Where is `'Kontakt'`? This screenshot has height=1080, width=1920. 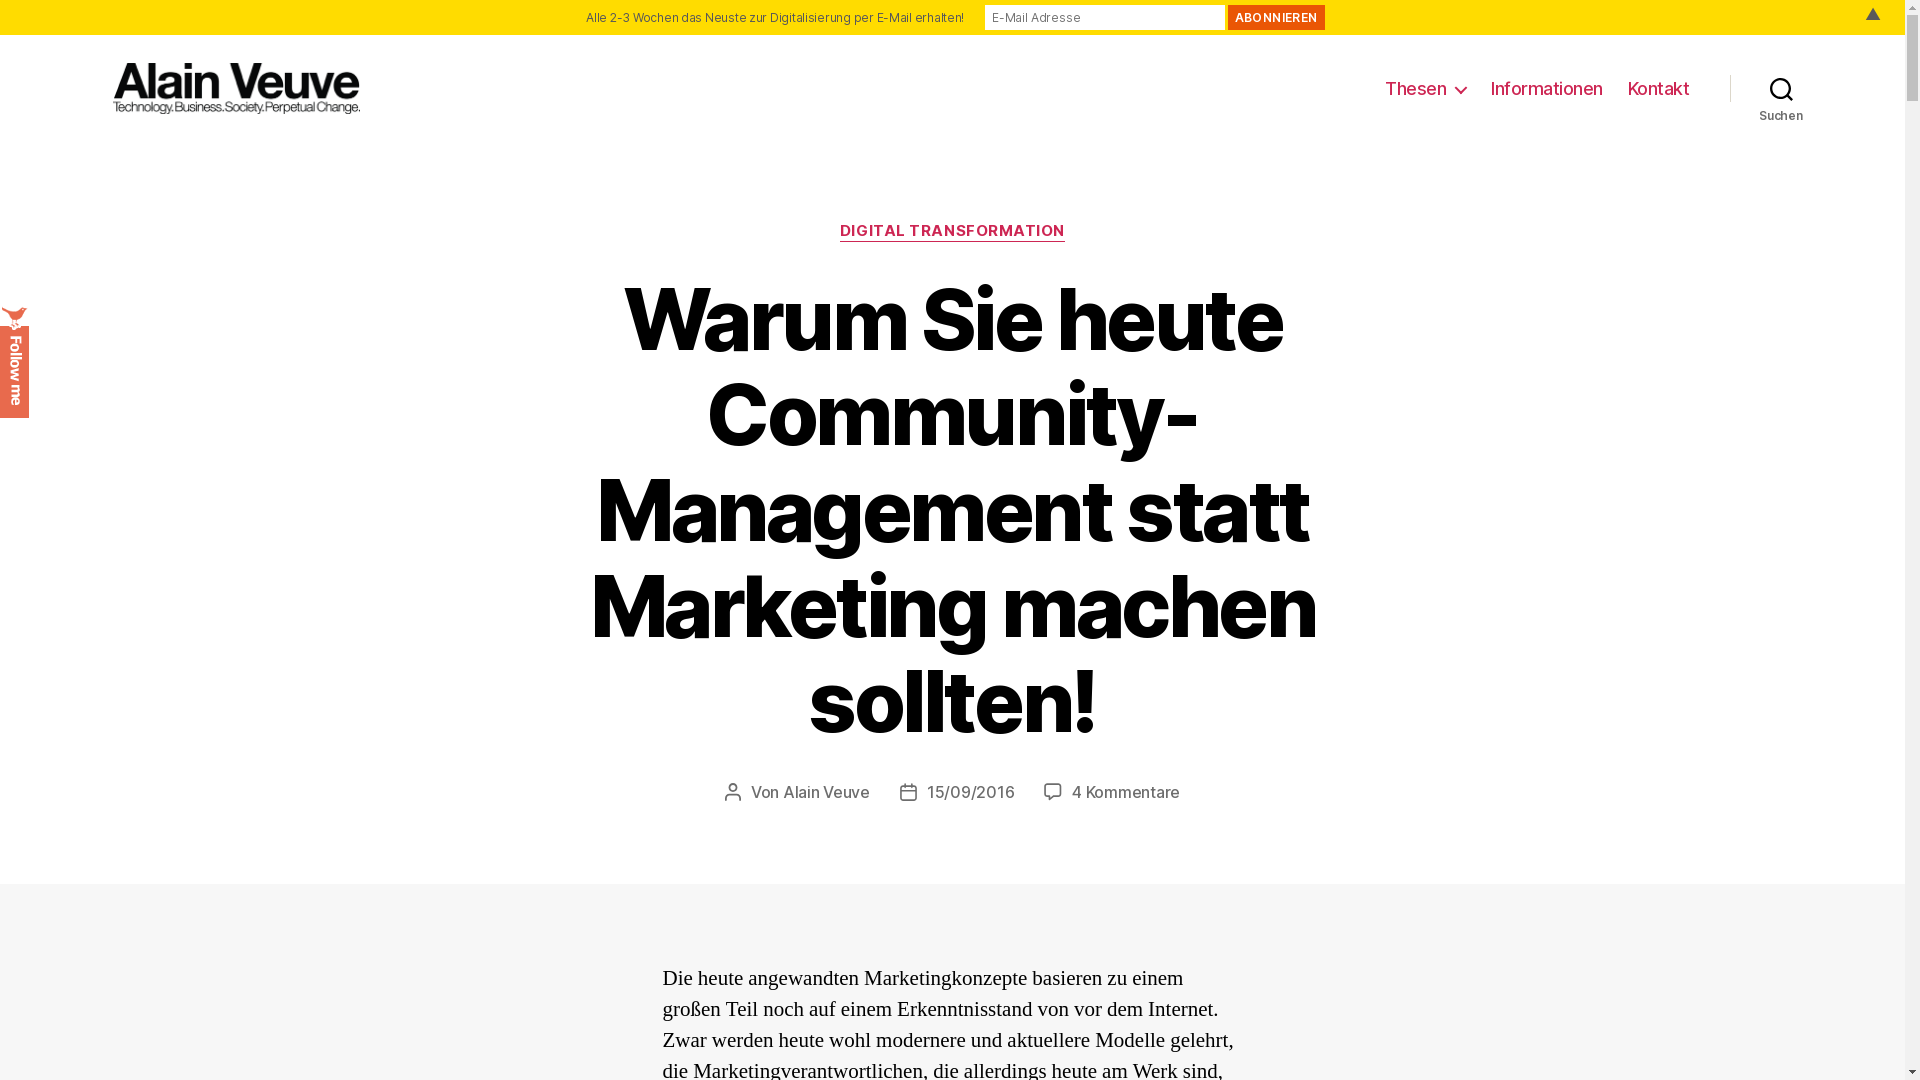 'Kontakt' is located at coordinates (1659, 87).